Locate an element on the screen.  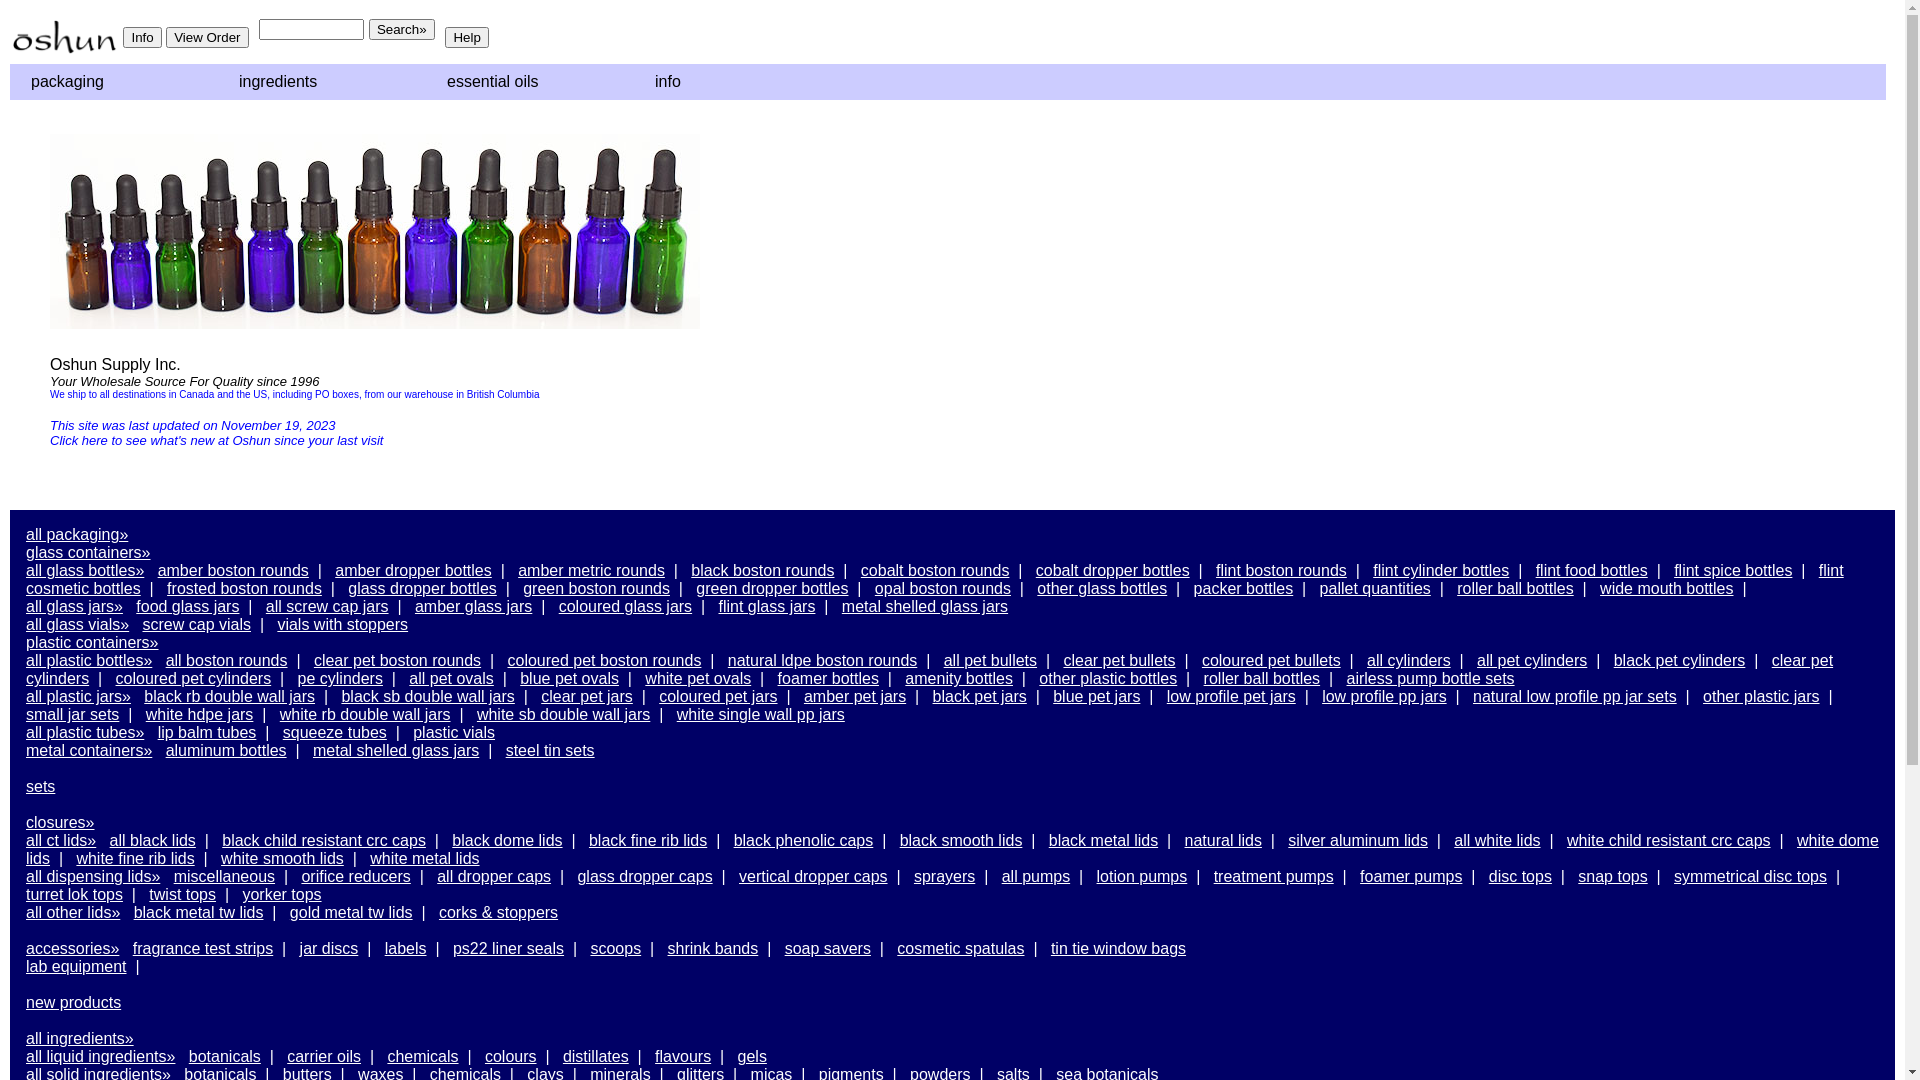
'yorker tops' is located at coordinates (280, 893).